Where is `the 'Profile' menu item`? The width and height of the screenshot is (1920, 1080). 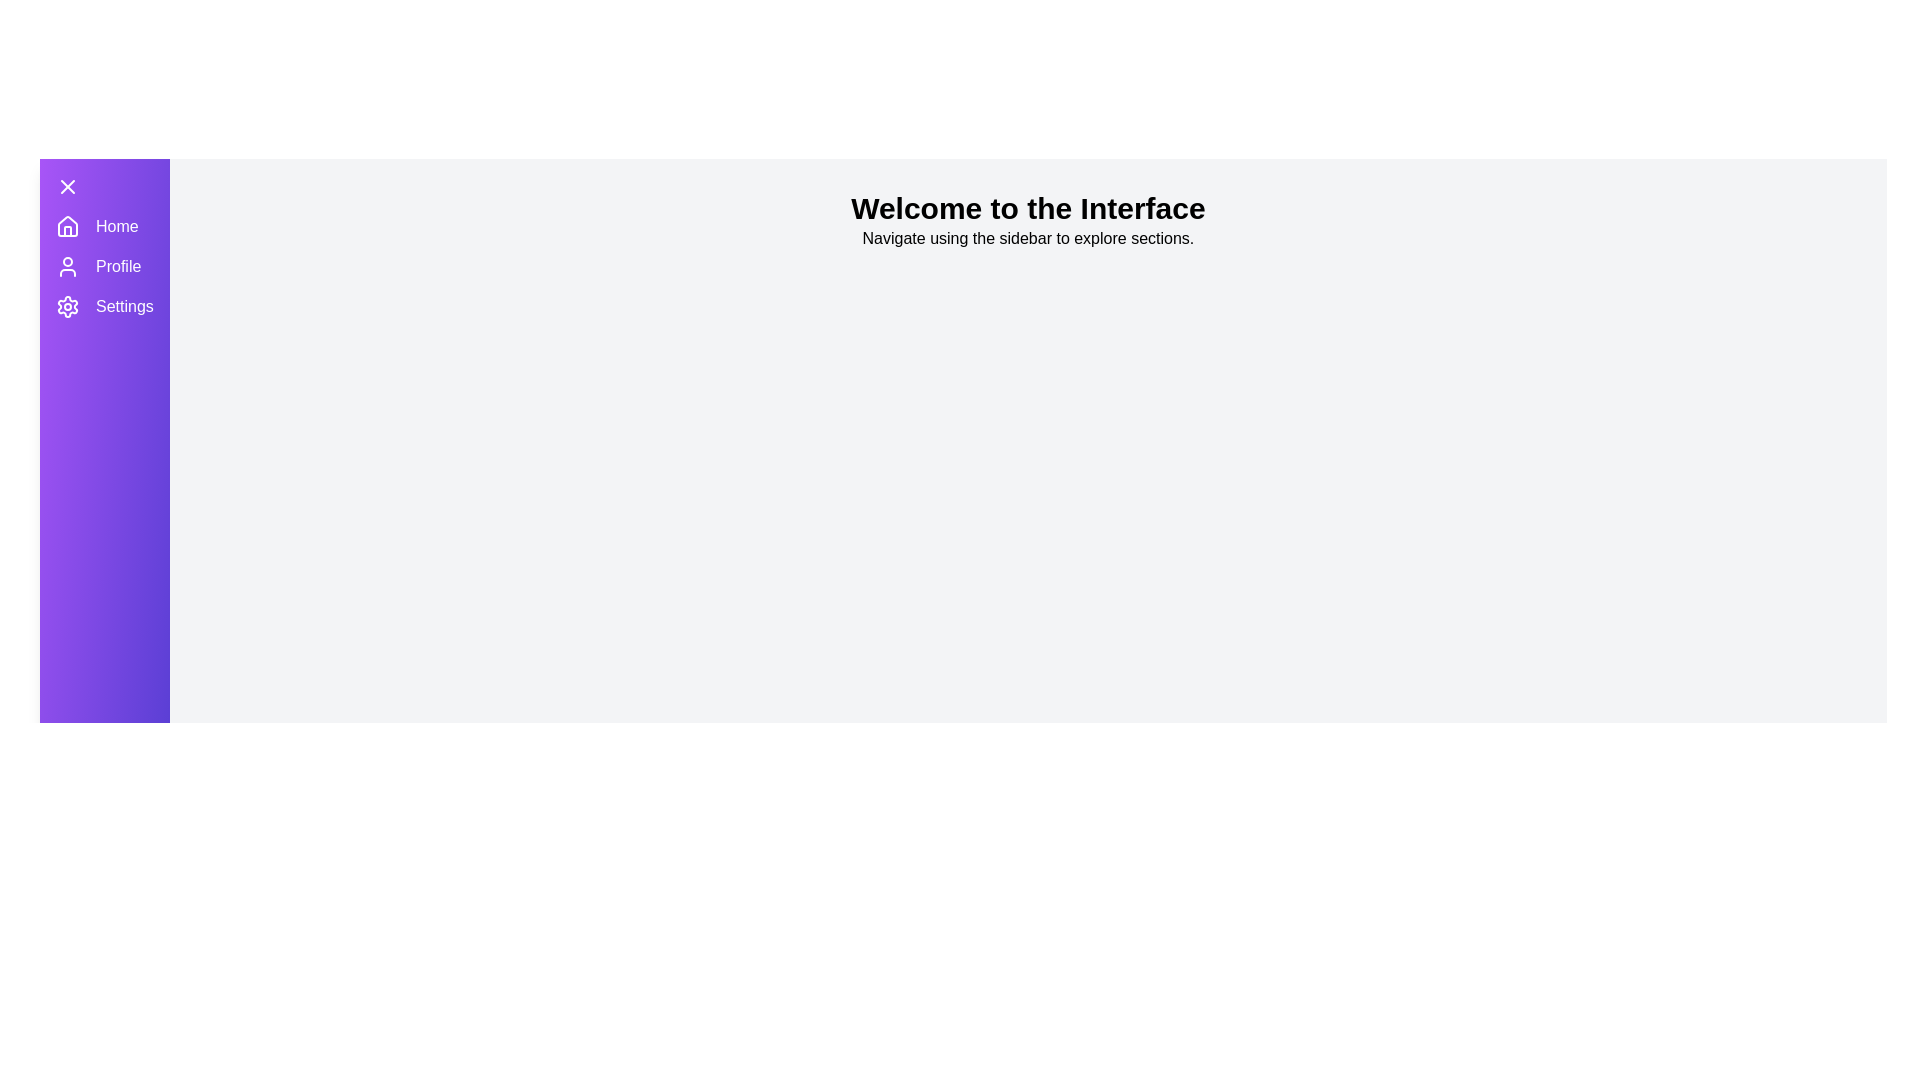 the 'Profile' menu item is located at coordinates (117, 265).